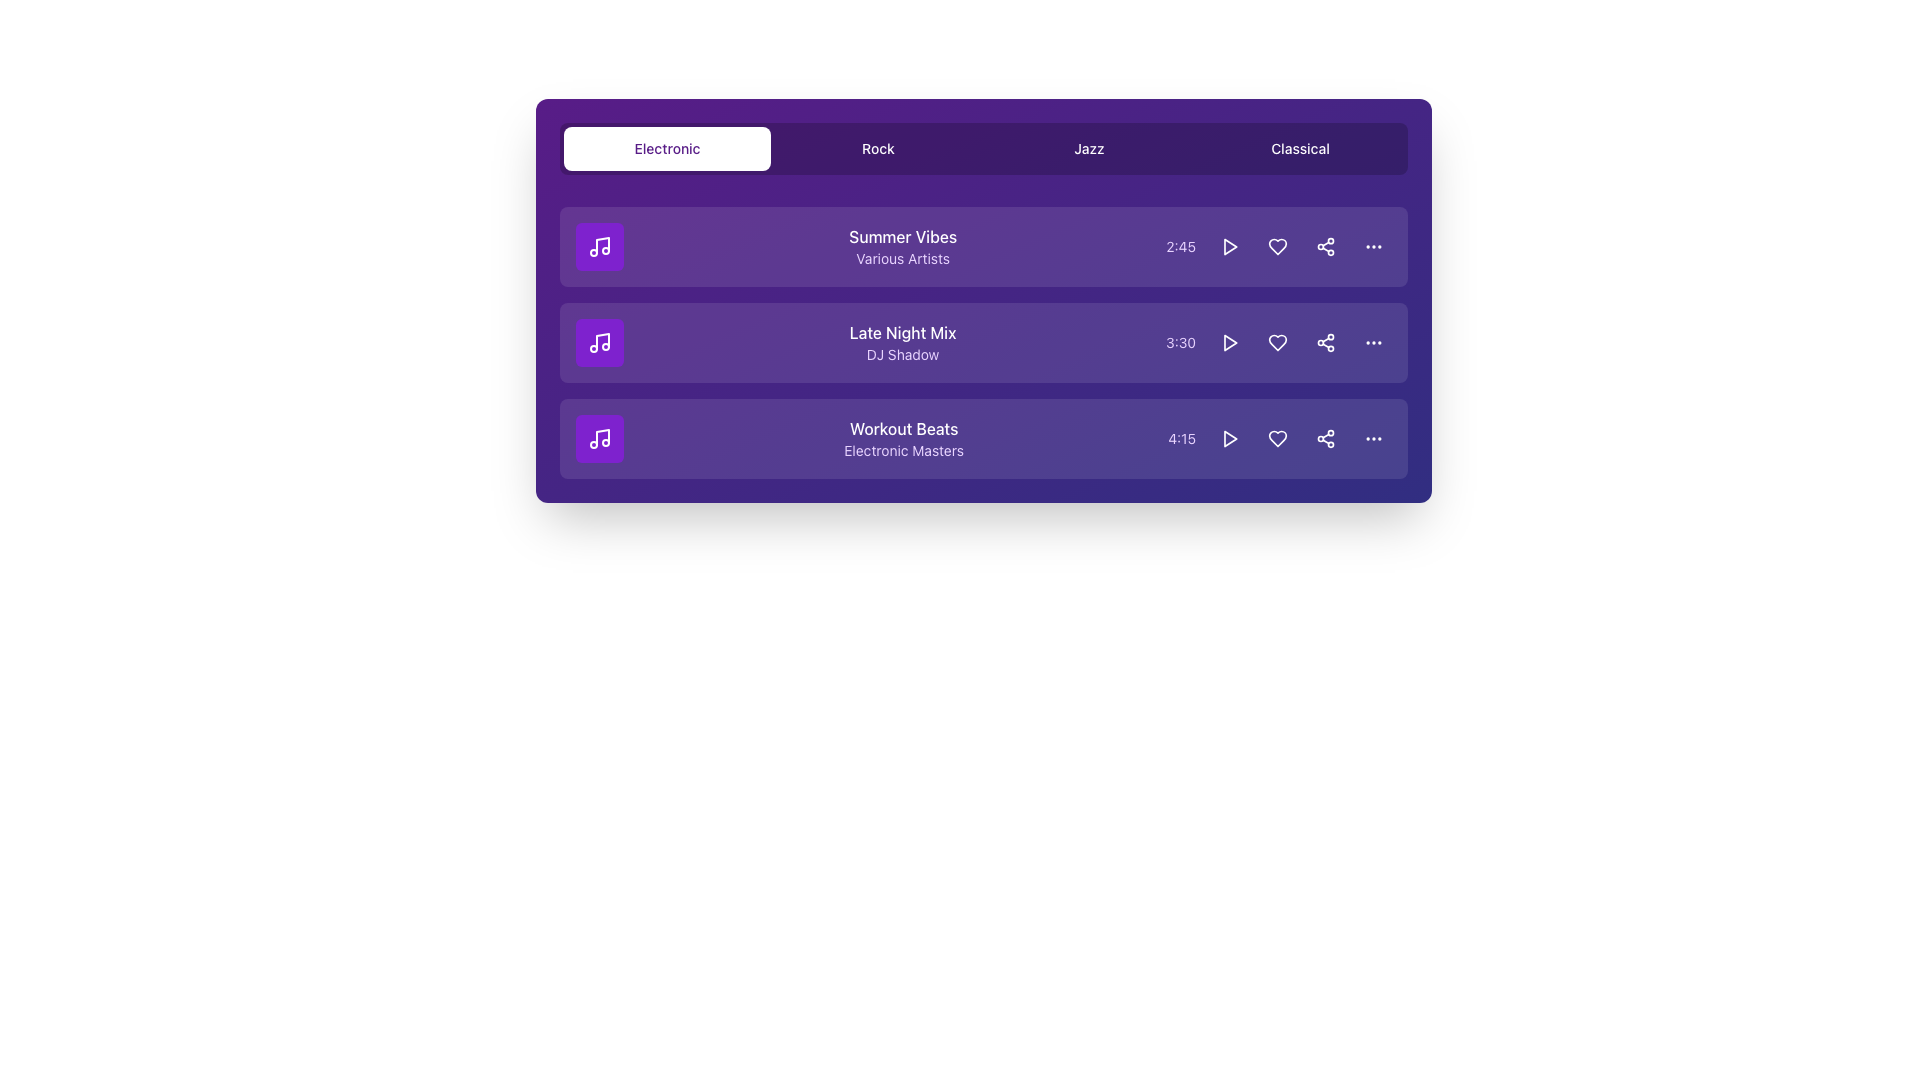 This screenshot has width=1920, height=1080. Describe the element at coordinates (599, 342) in the screenshot. I see `the music note icon displayed within a purple square button, which is the second item in a vertical list containing three elements, aligned to the left of the text 'Late Night Mix' and 'DJ Shadow'` at that location.